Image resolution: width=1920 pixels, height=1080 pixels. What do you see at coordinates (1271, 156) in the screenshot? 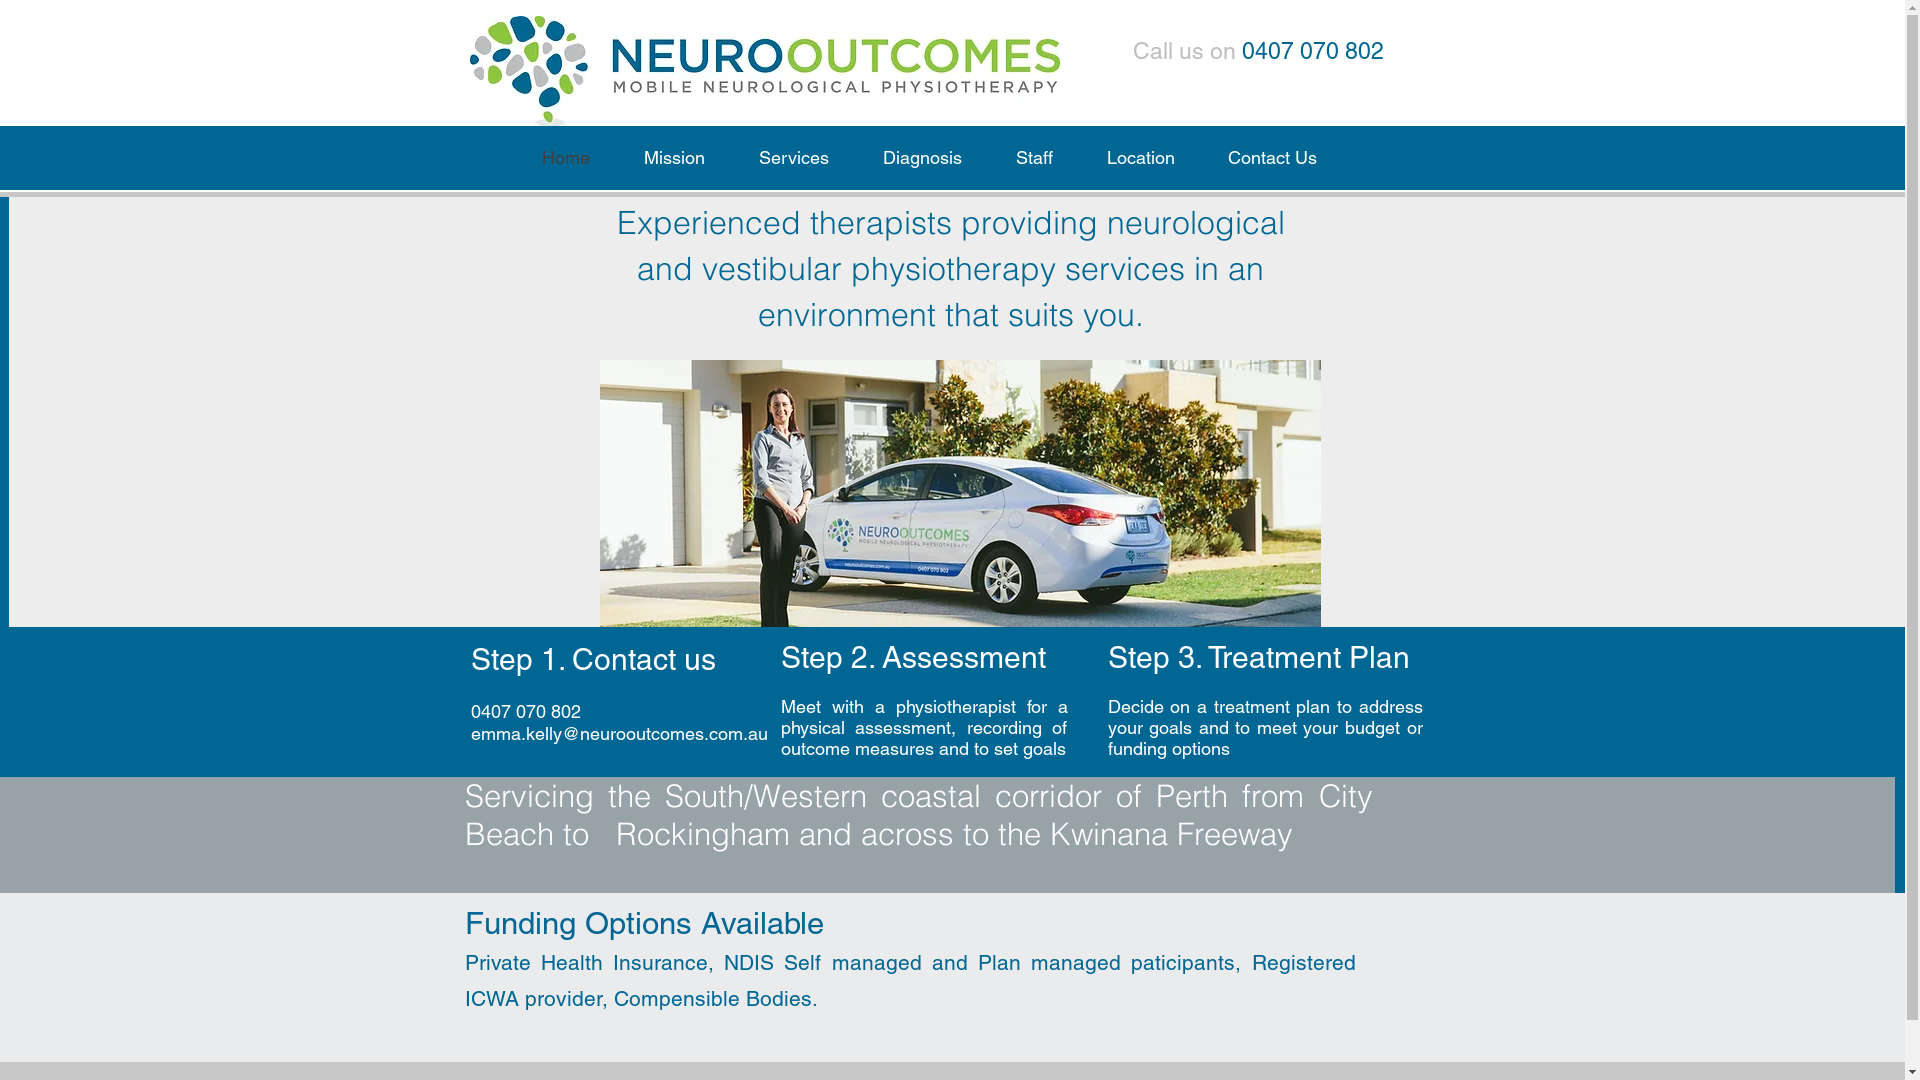
I see `'Contact Us'` at bounding box center [1271, 156].